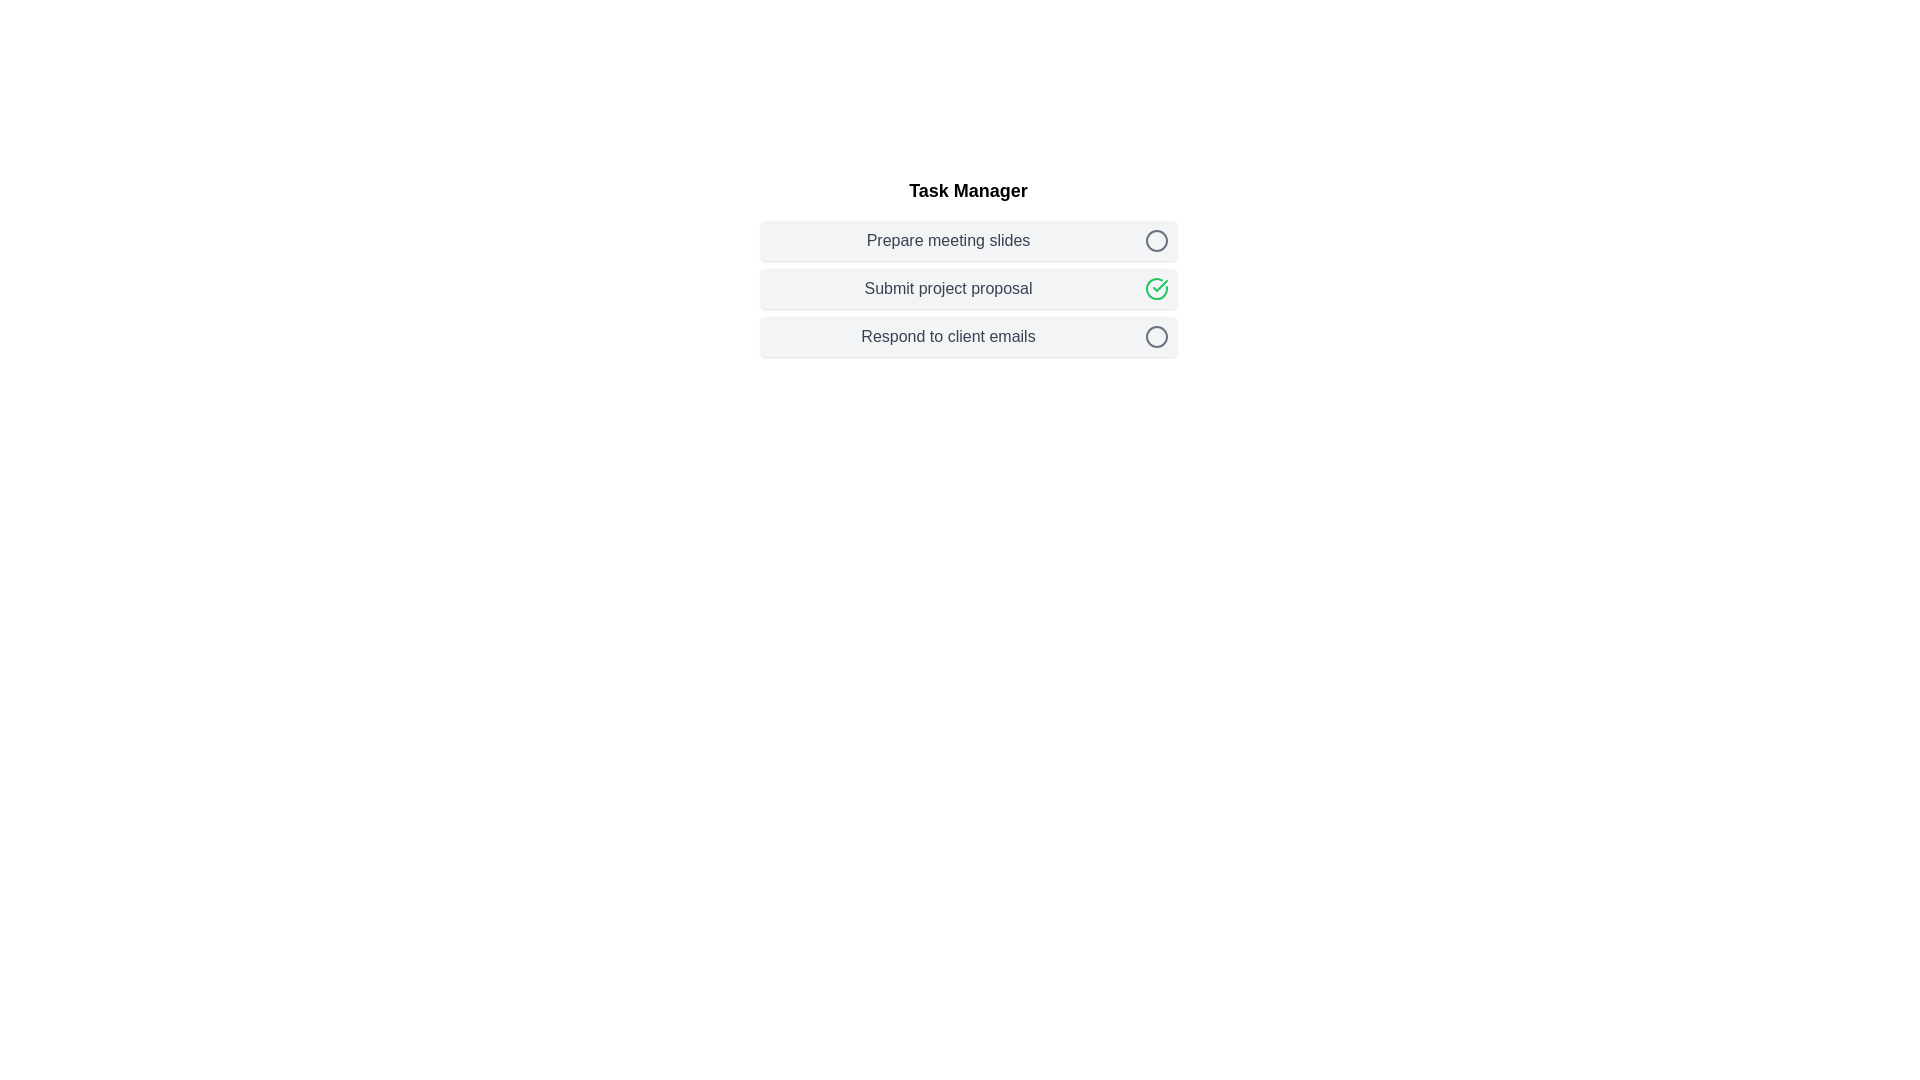 The height and width of the screenshot is (1080, 1920). What do you see at coordinates (947, 289) in the screenshot?
I see `the text label displaying 'Submit project proposal', which is a central component in the task list interface` at bounding box center [947, 289].